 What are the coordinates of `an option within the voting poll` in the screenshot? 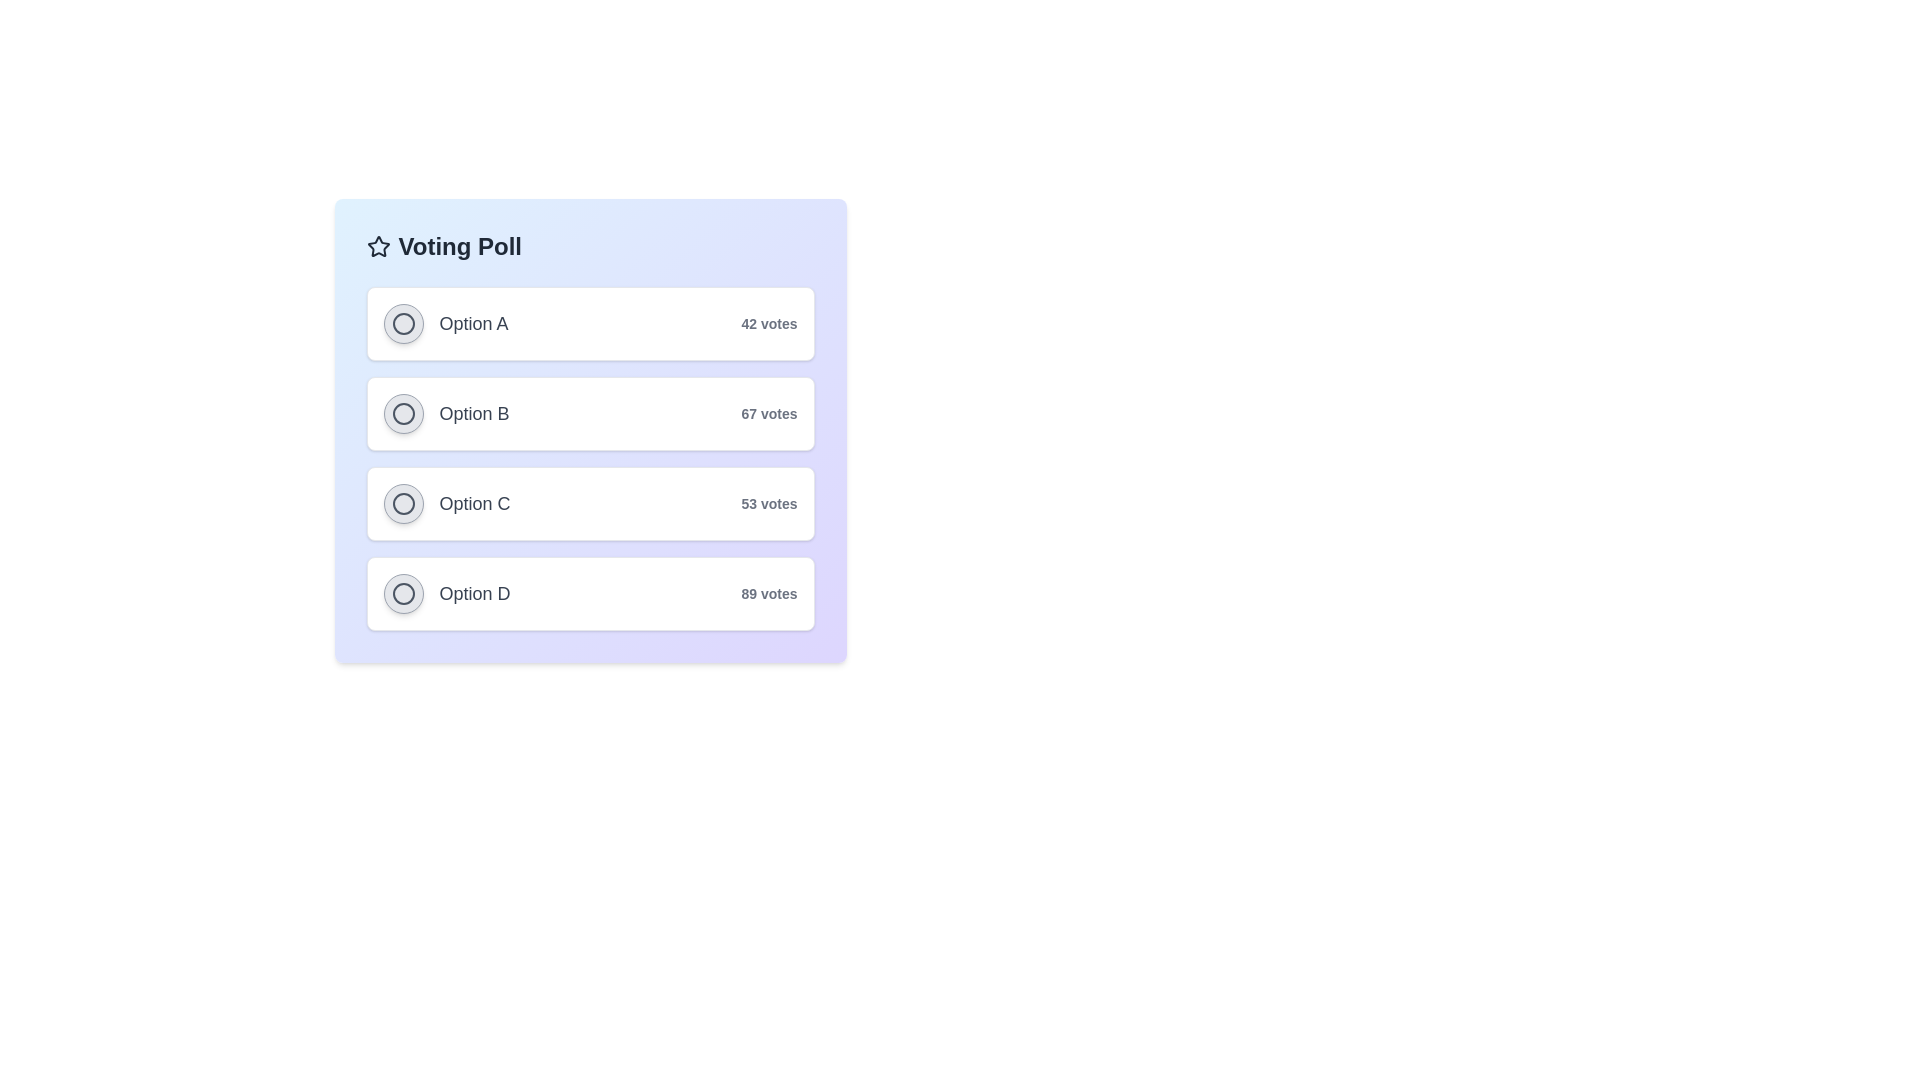 It's located at (589, 459).